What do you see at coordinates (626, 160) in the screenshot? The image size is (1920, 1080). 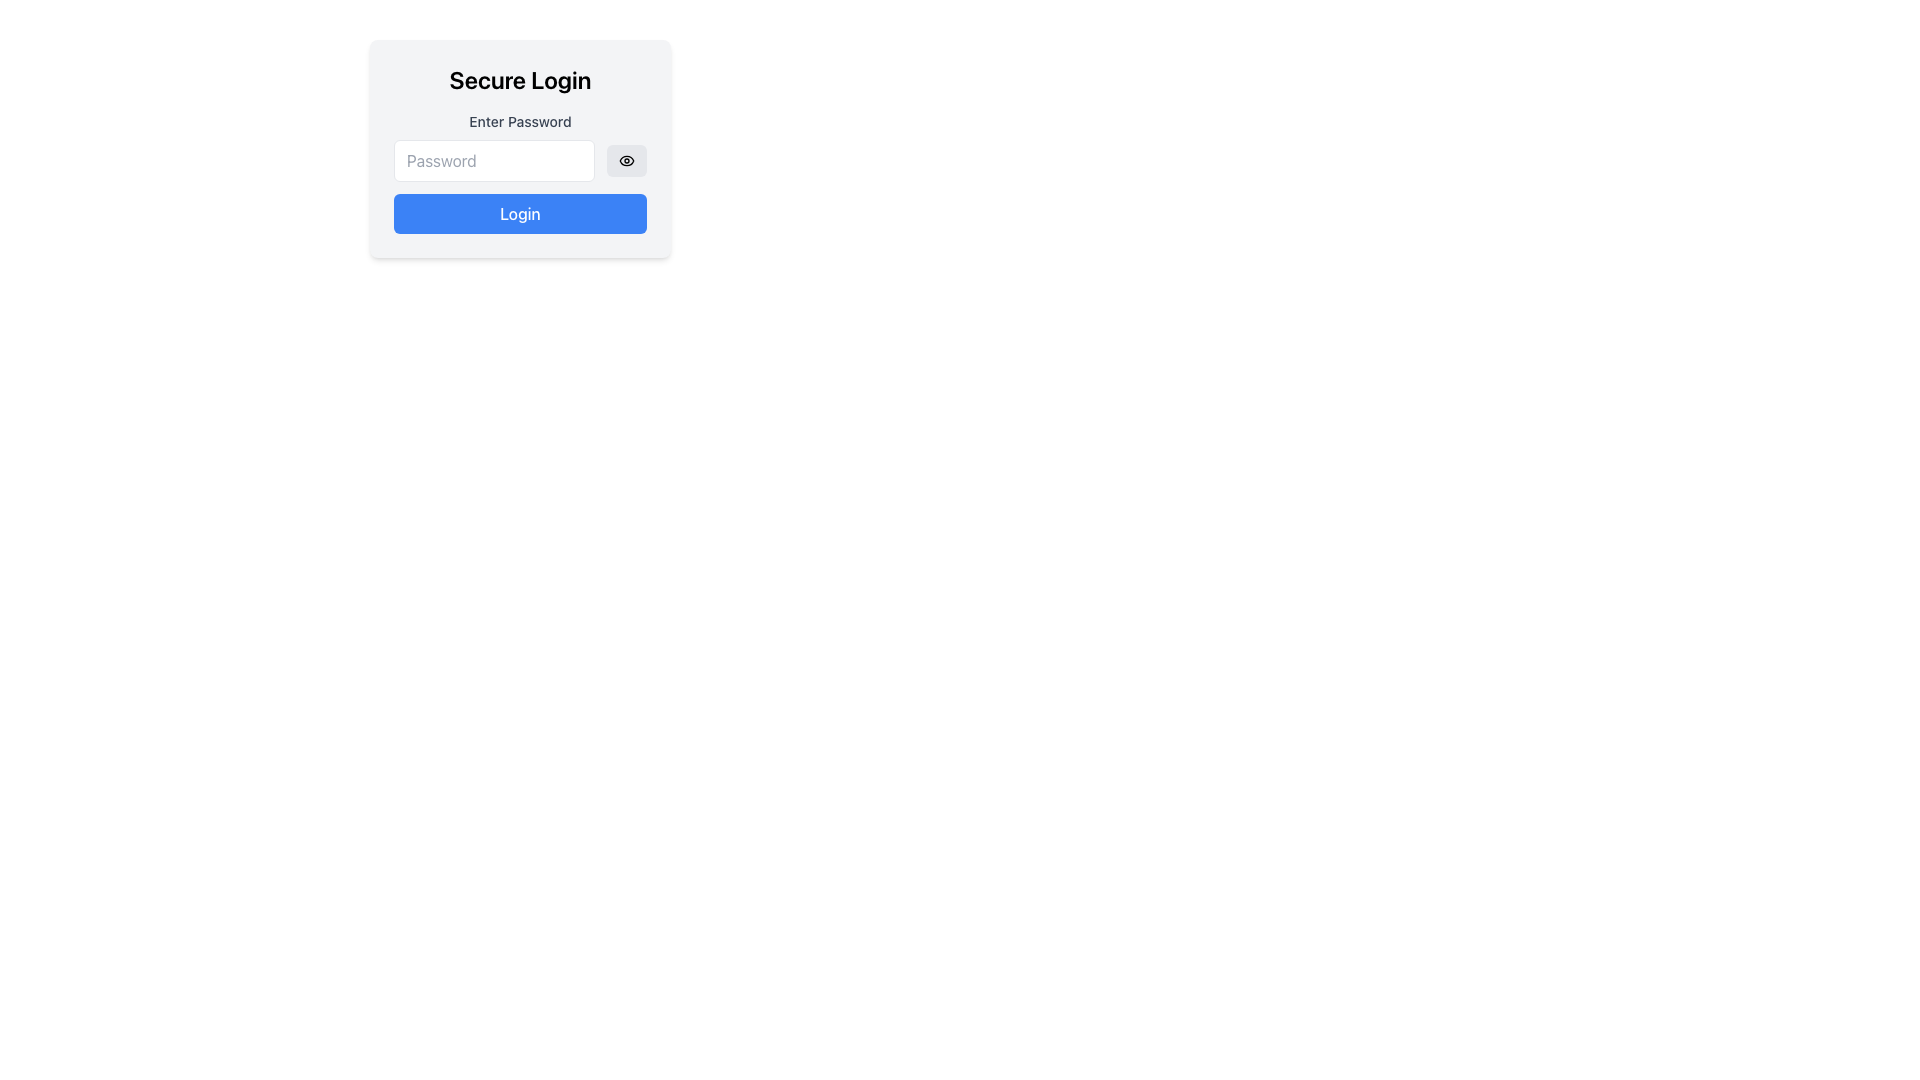 I see `the toggle button located directly to the right of the password input field` at bounding box center [626, 160].